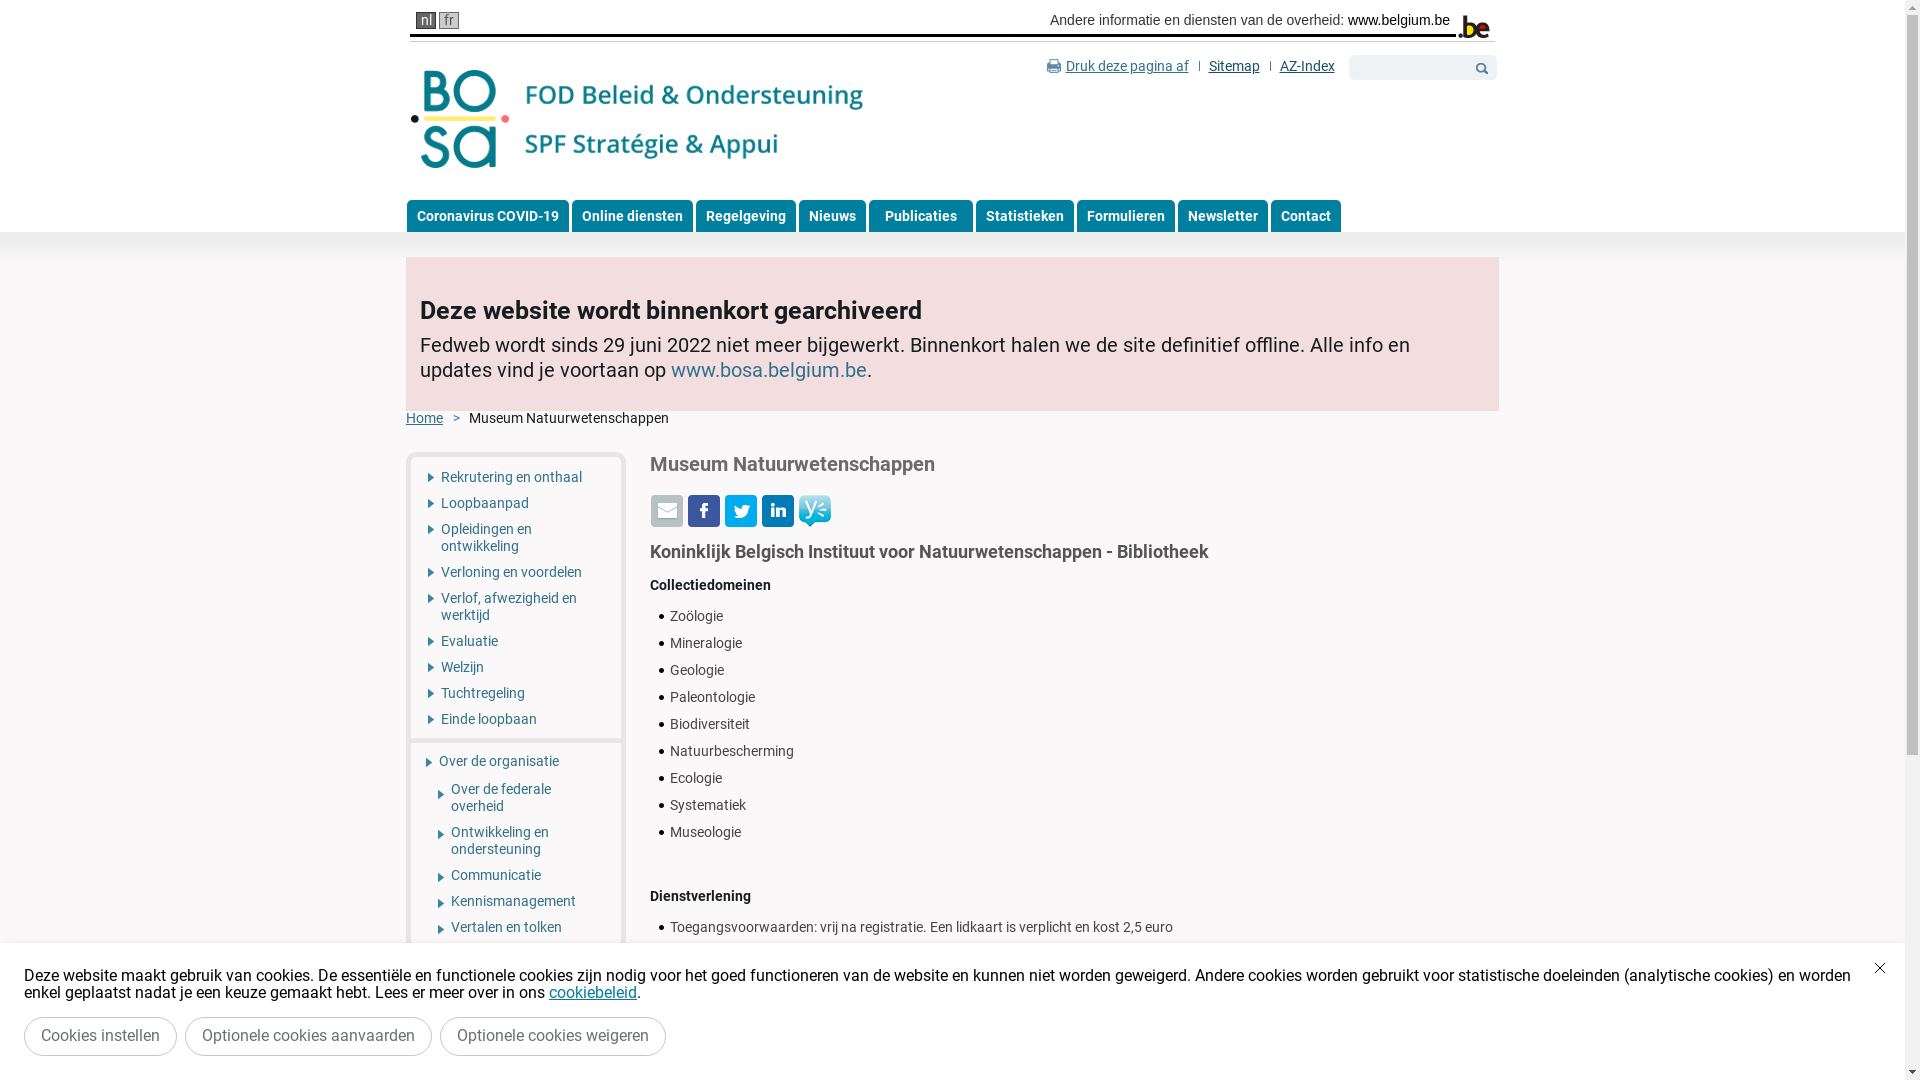 This screenshot has height=1080, width=1920. I want to click on 'Online diensten', so click(631, 216).